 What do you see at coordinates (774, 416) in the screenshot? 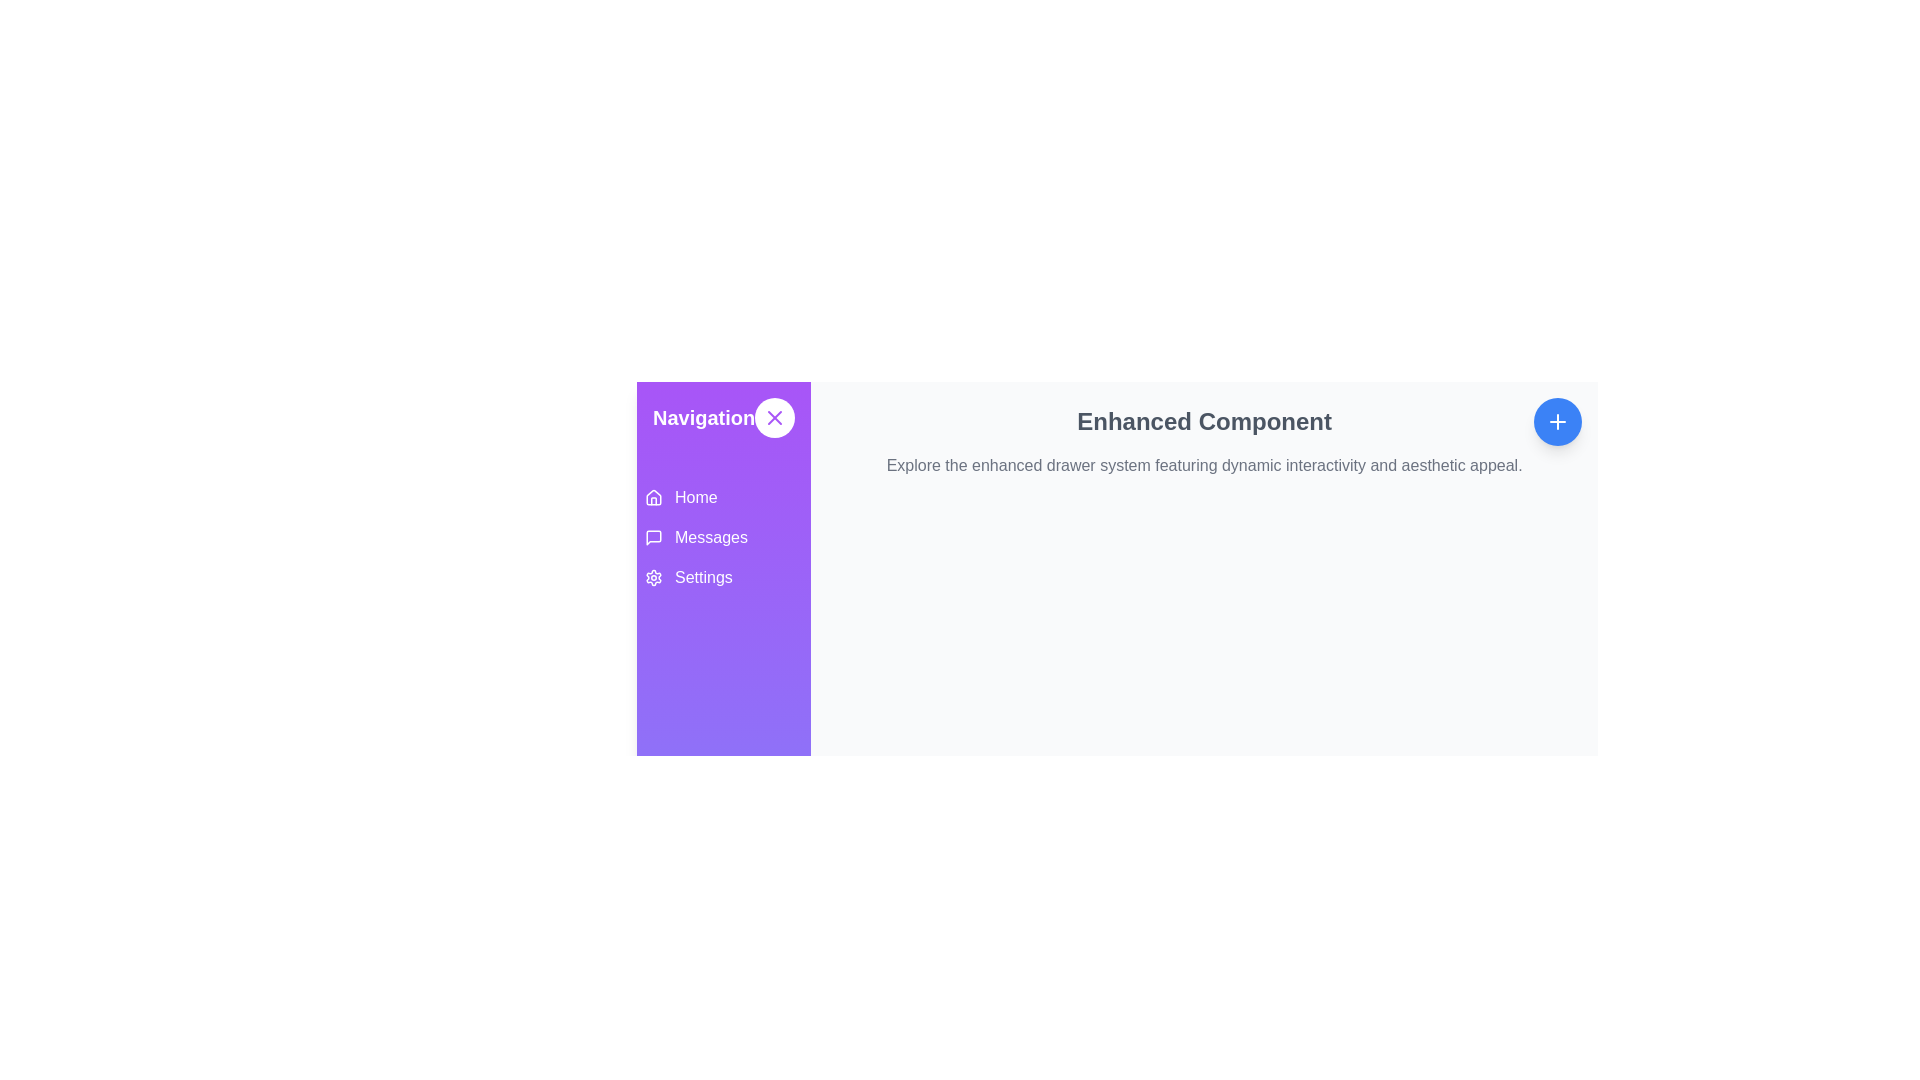
I see `the circular button with a white background and purple border, containing a purple 'X' icon` at bounding box center [774, 416].